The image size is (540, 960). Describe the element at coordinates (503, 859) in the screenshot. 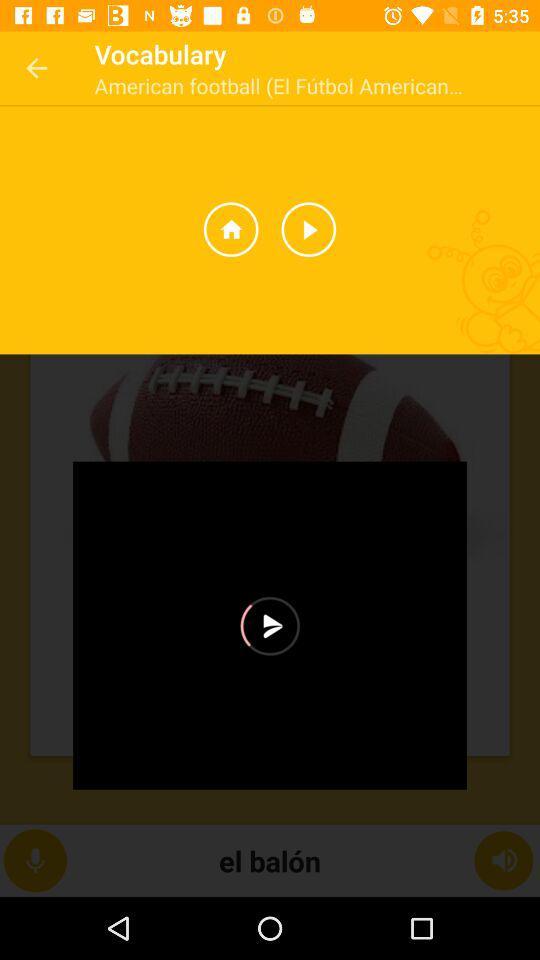

I see `the volume icon` at that location.